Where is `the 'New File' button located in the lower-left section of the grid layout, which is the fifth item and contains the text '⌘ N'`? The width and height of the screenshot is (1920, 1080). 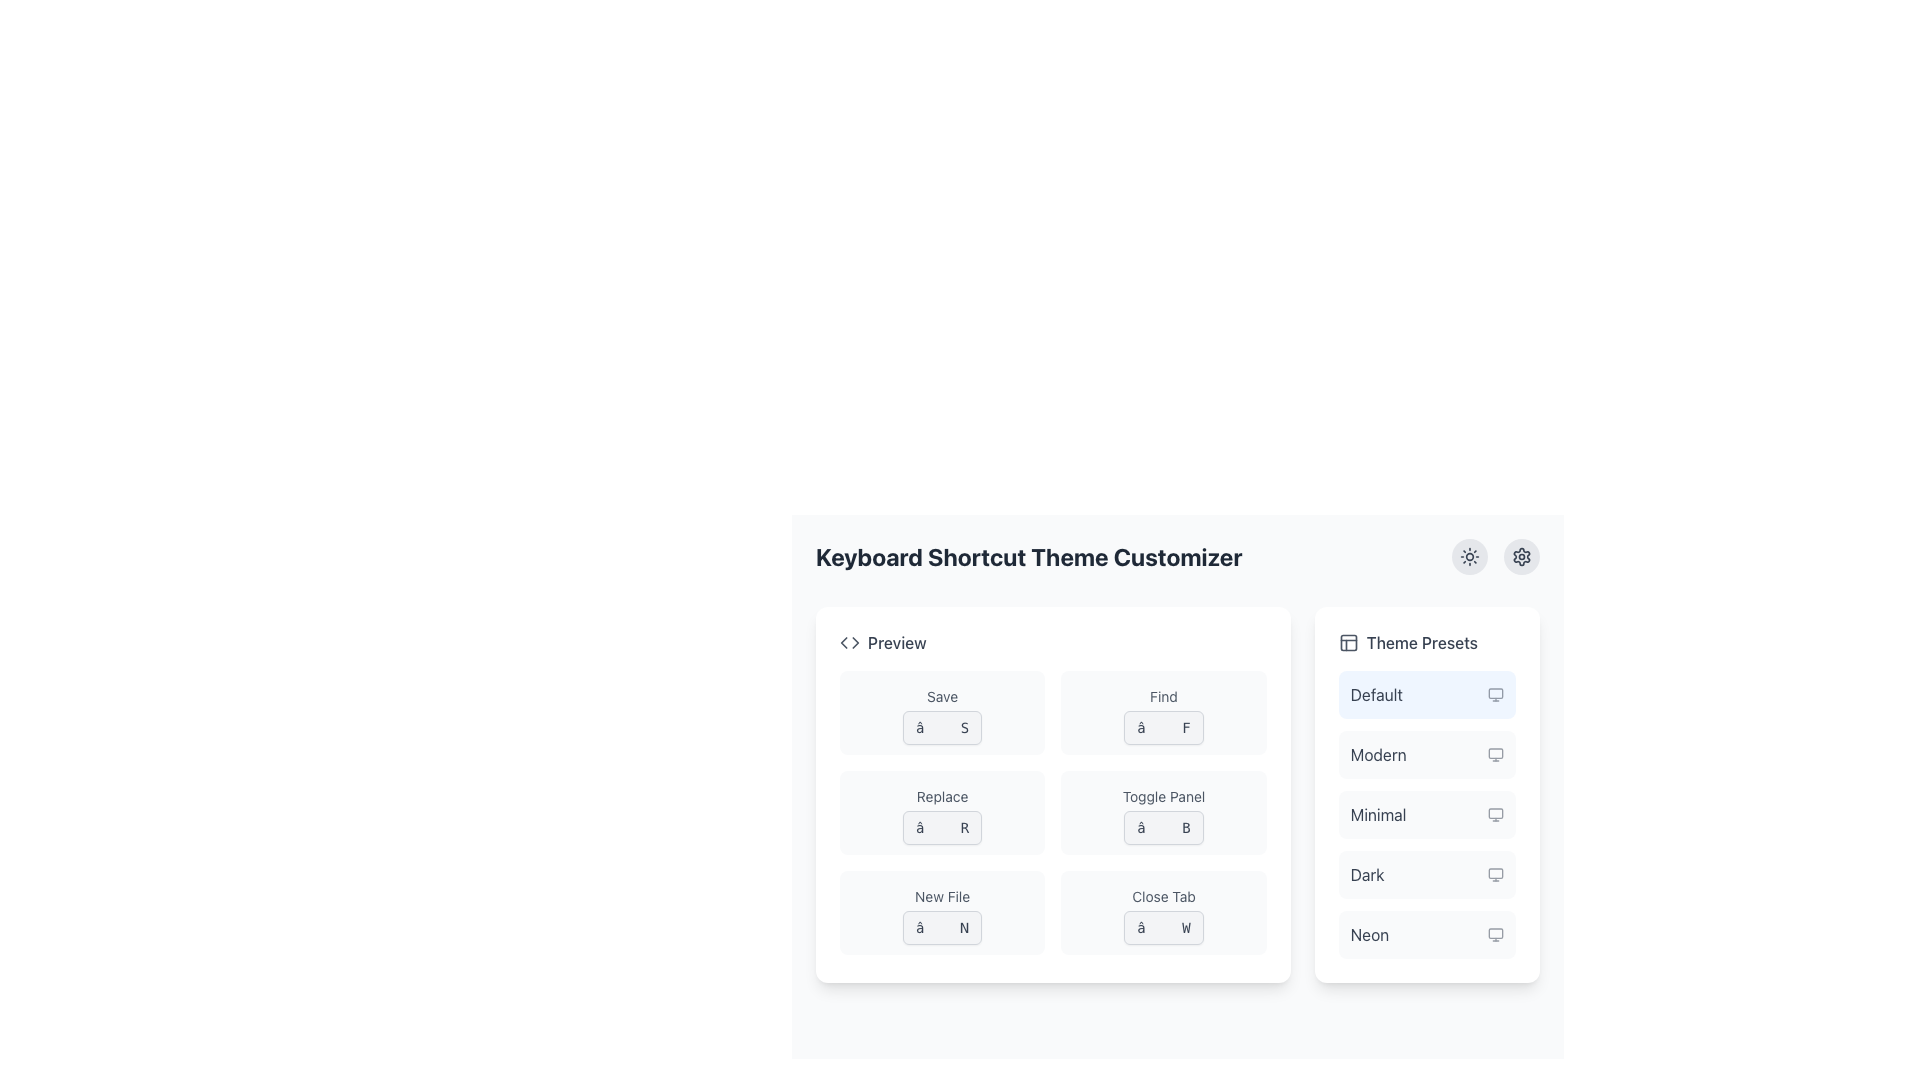
the 'New File' button located in the lower-left section of the grid layout, which is the fifth item and contains the text '⌘ N' is located at coordinates (941, 913).